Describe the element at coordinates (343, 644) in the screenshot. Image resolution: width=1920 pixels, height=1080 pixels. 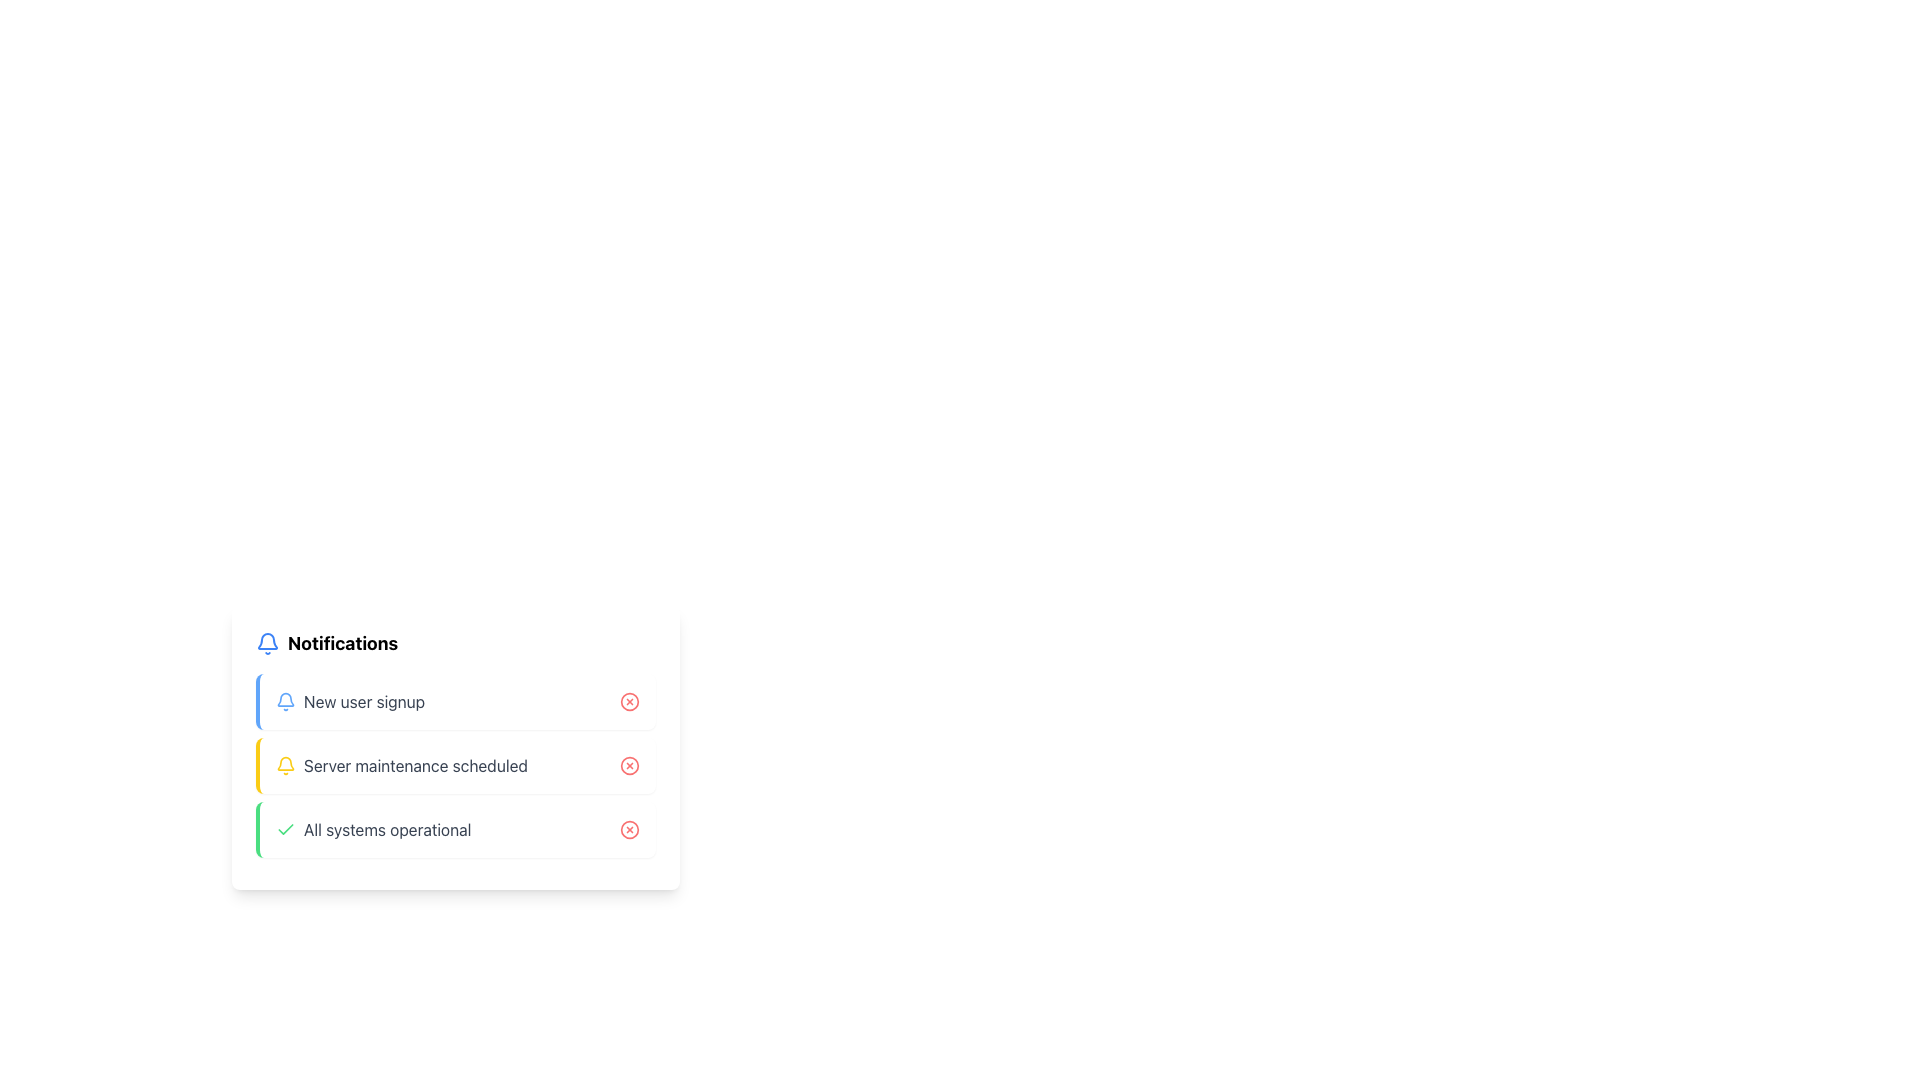
I see `the 'Notifications' text label, which is styled in bold and slightly larger font, located beside a blue notification bell icon in the notification section header` at that location.